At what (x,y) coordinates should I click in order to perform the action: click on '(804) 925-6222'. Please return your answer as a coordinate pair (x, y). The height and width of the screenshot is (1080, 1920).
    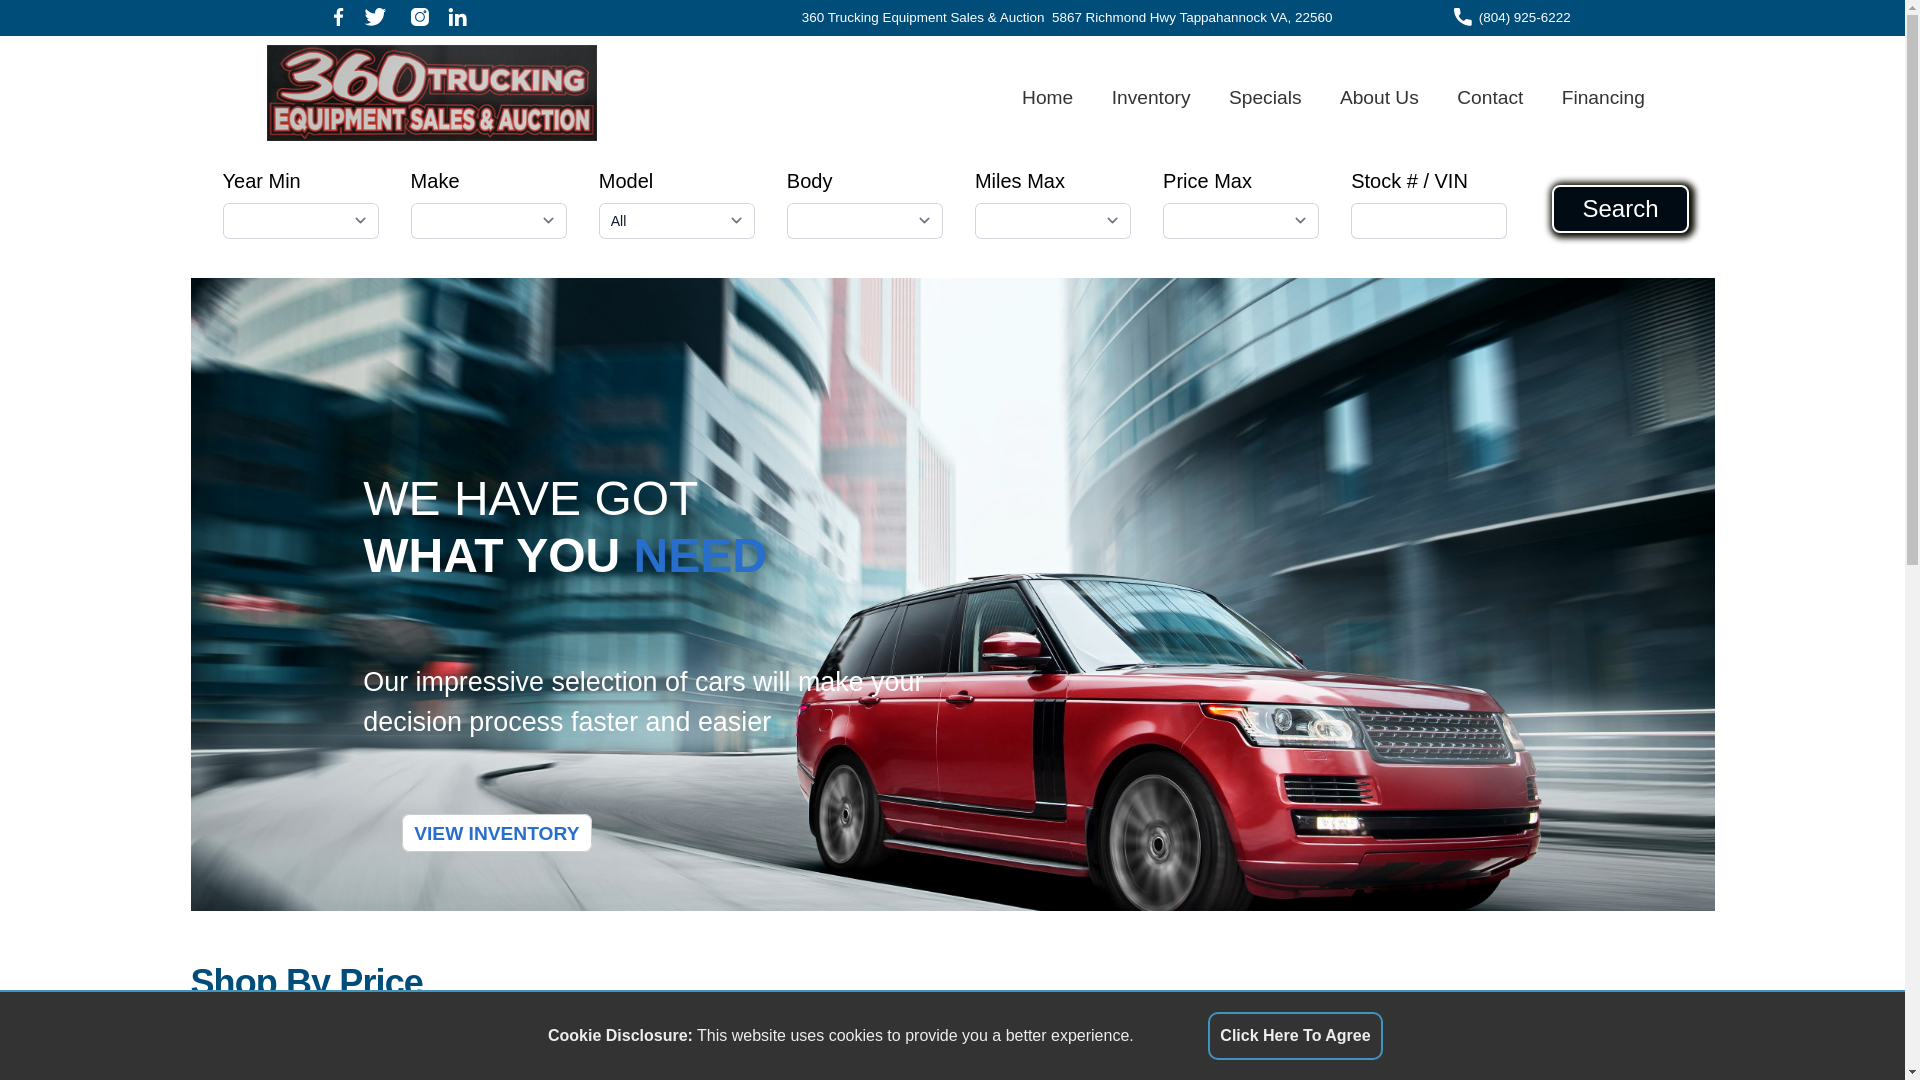
    Looking at the image, I should click on (1524, 18).